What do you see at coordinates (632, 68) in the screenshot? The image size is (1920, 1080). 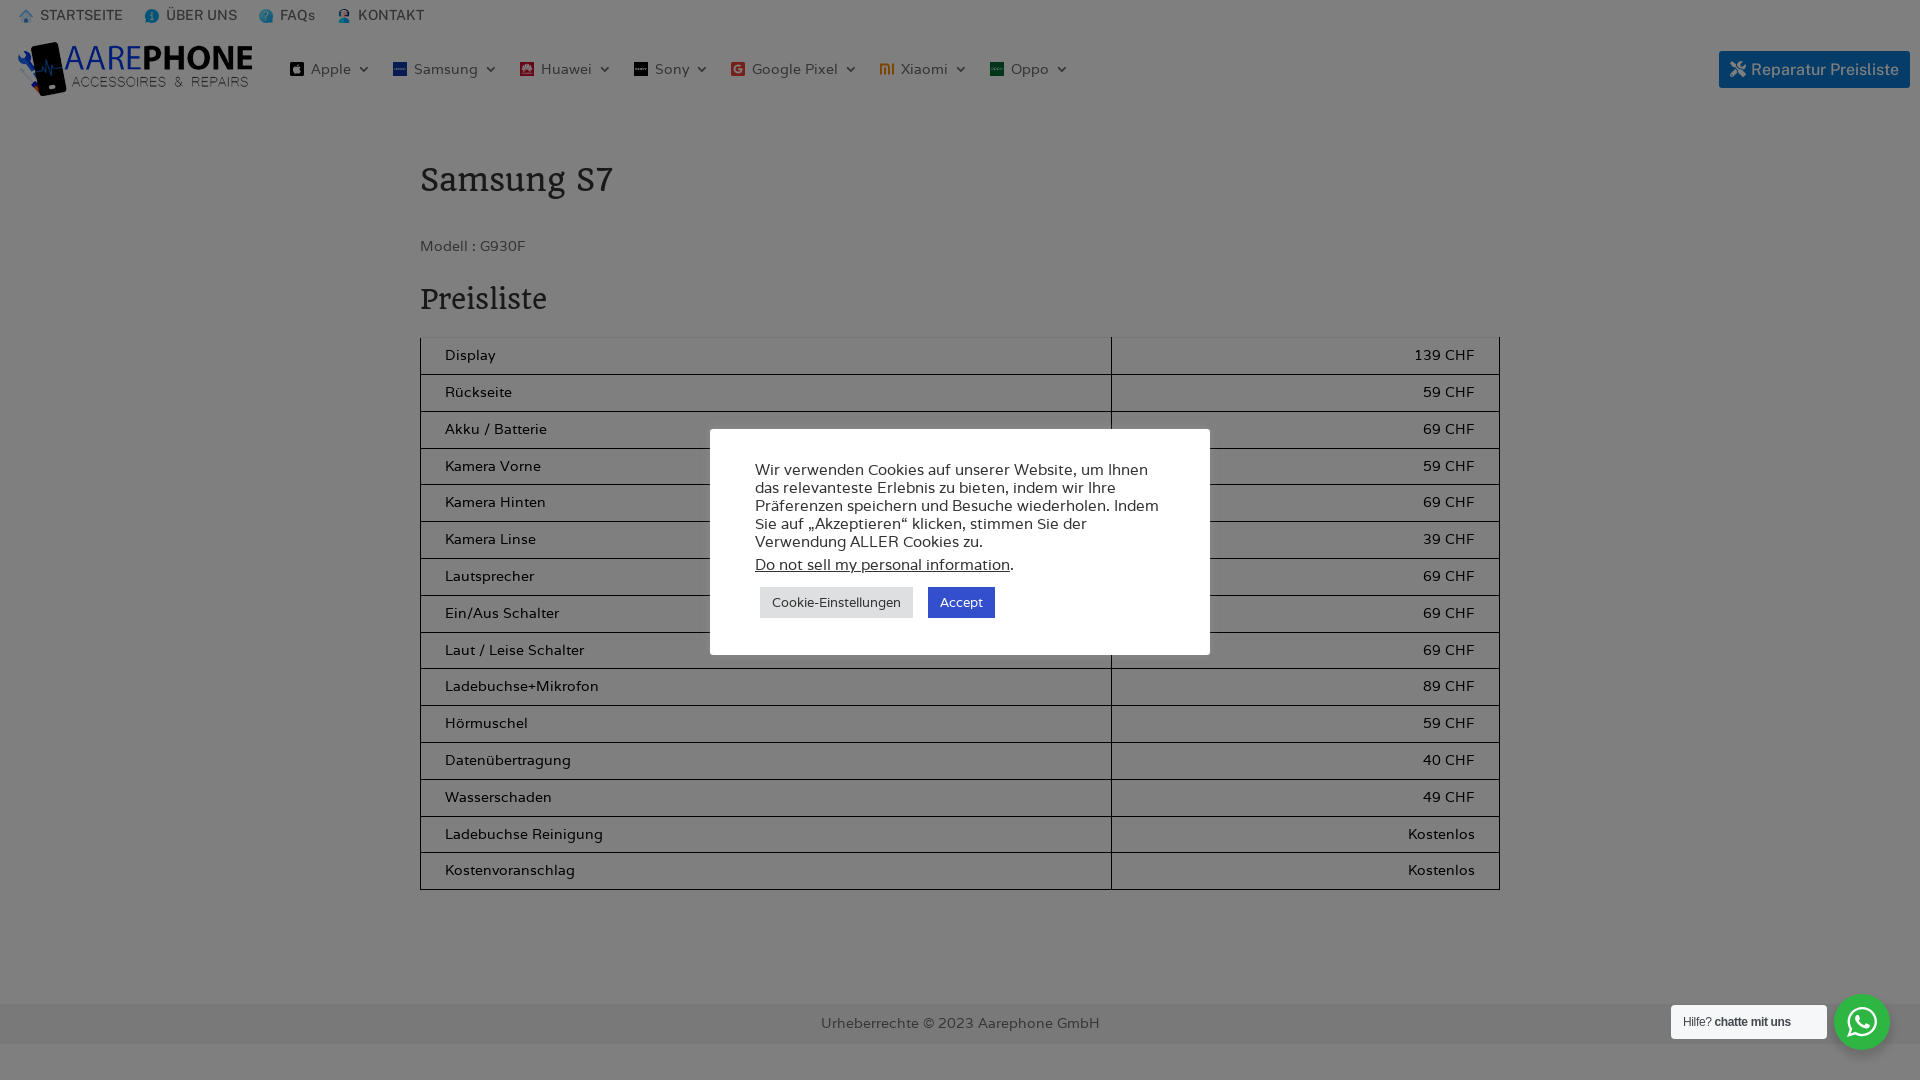 I see `'Sony'` at bounding box center [632, 68].